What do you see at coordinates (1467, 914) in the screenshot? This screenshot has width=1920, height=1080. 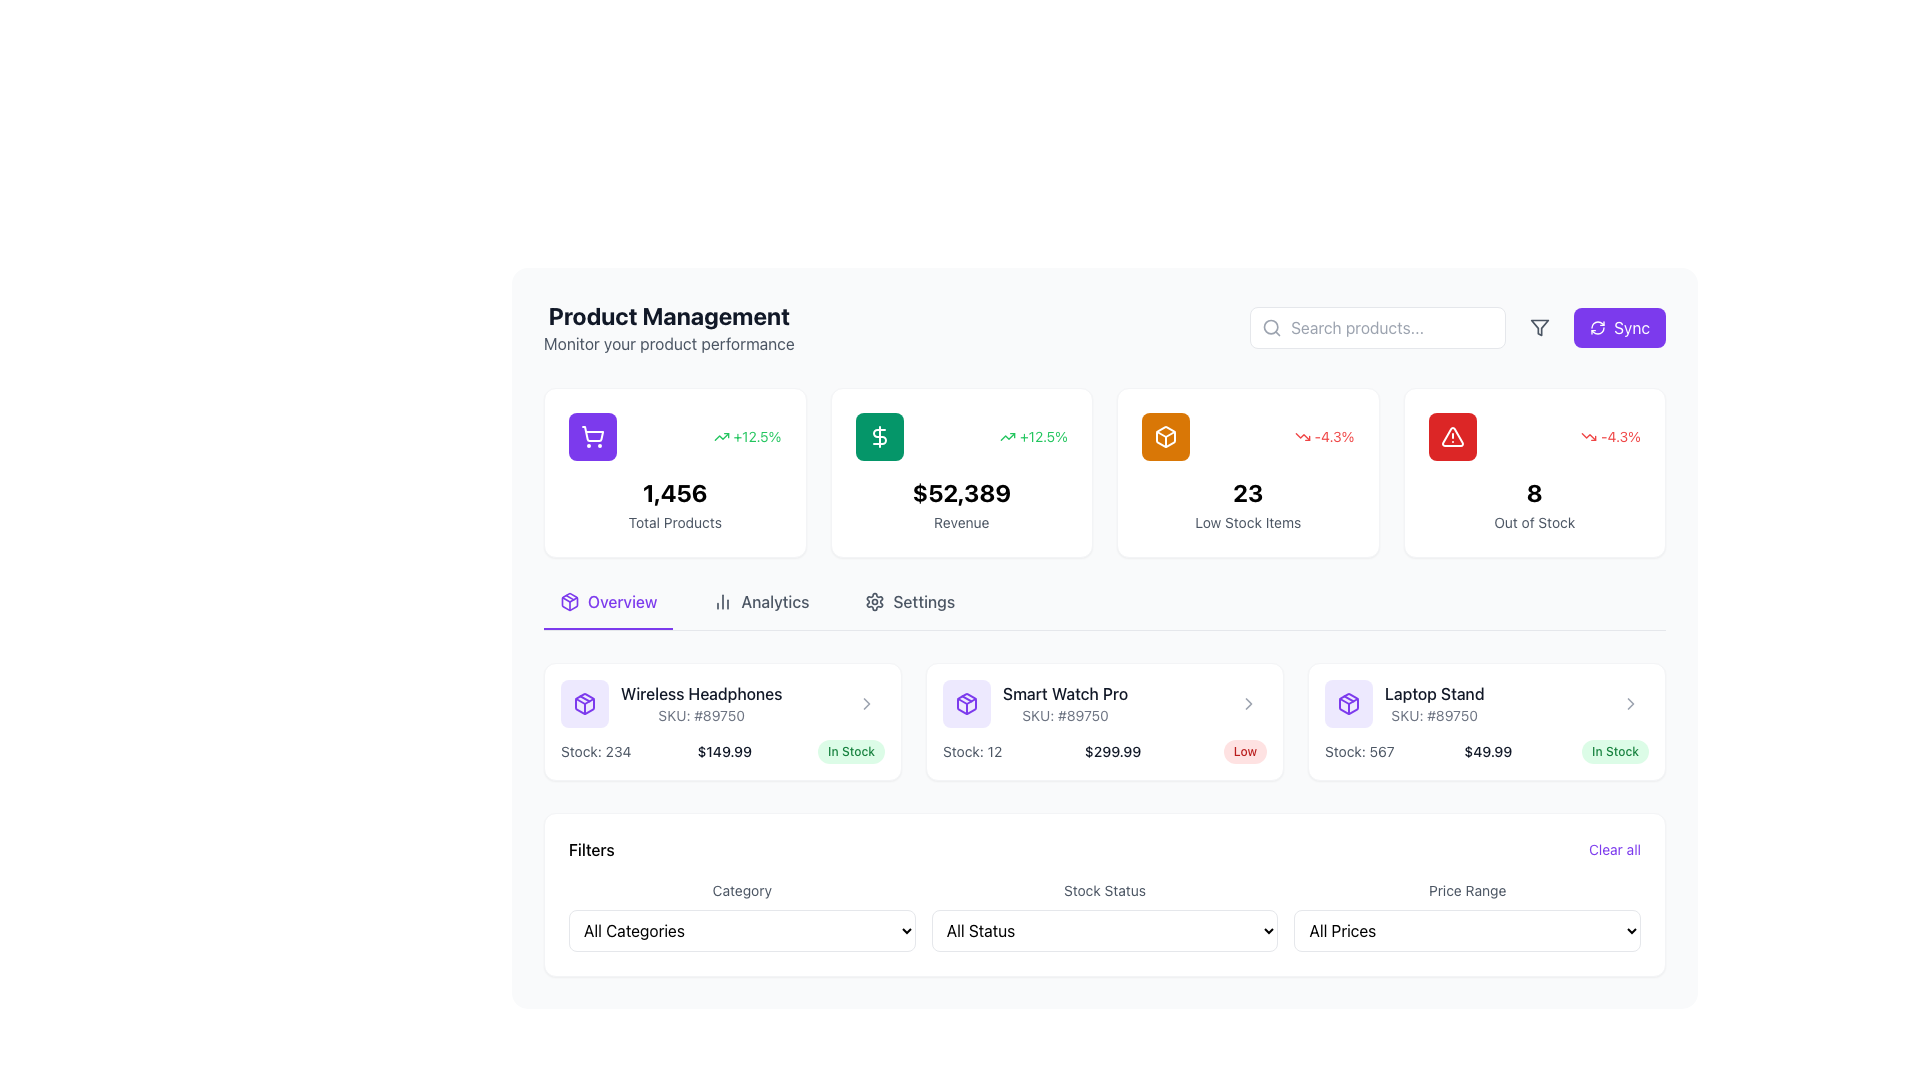 I see `the 'Price Range' dropdown menu located in the bottom-right section of the 'Filters' area` at bounding box center [1467, 914].